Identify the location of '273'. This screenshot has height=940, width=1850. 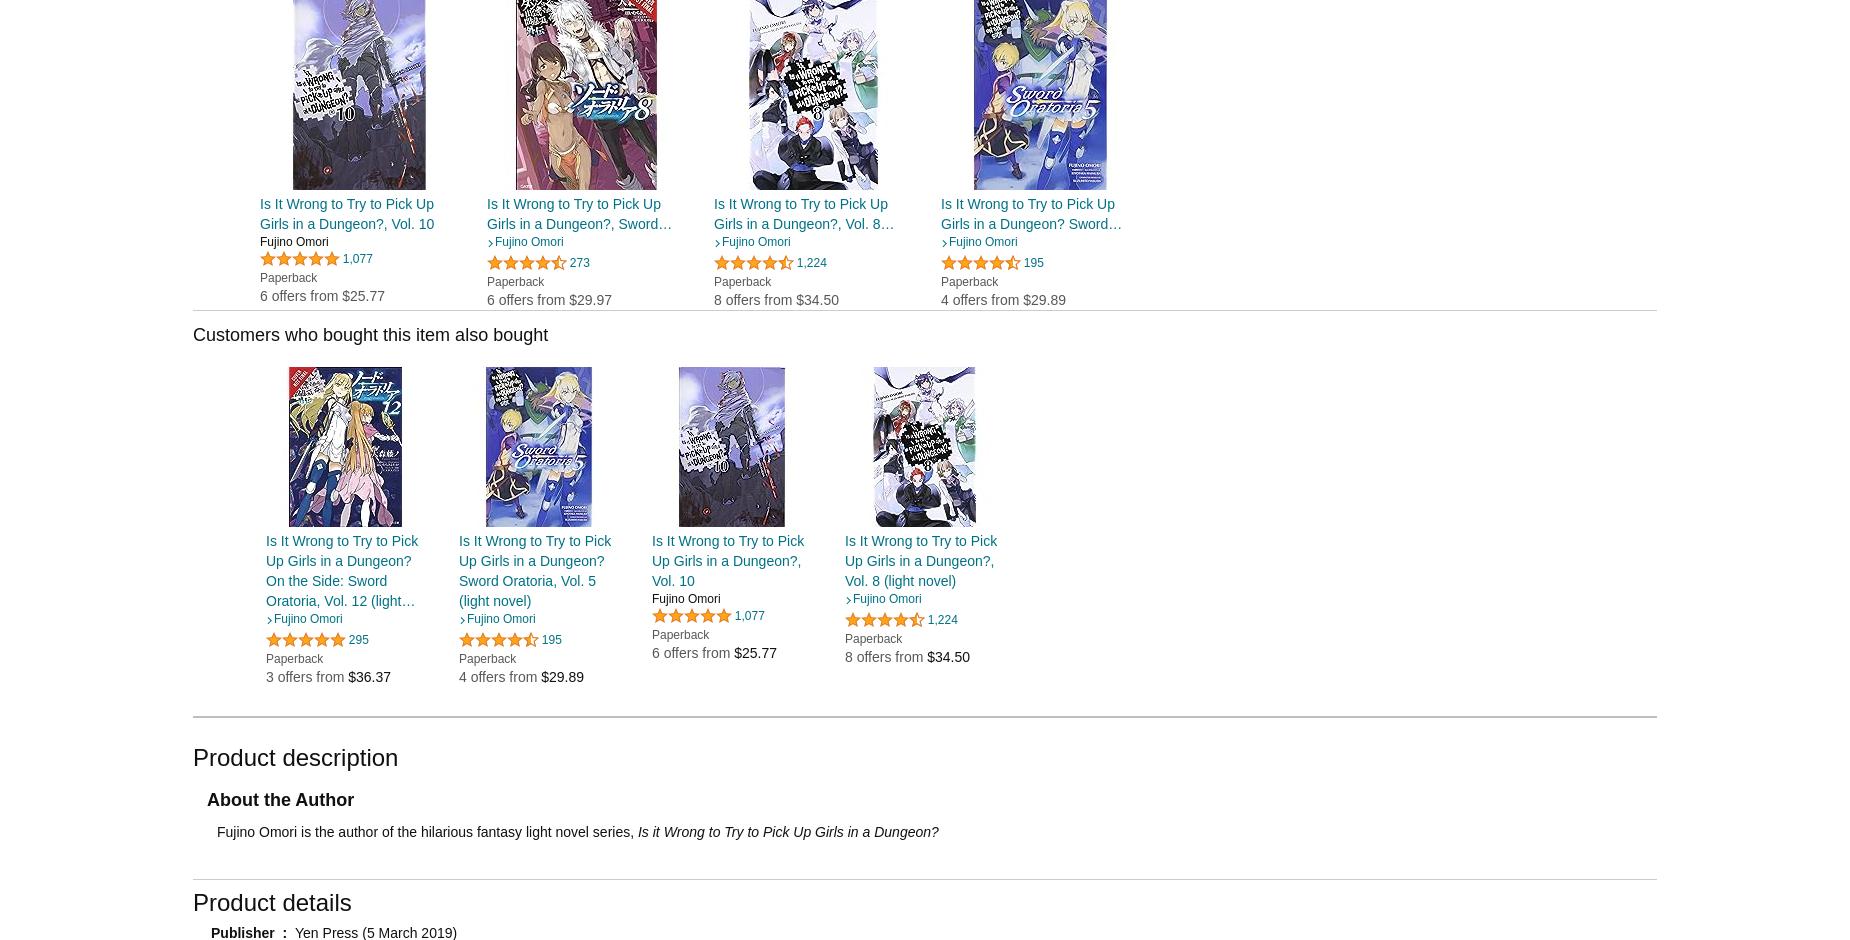
(579, 261).